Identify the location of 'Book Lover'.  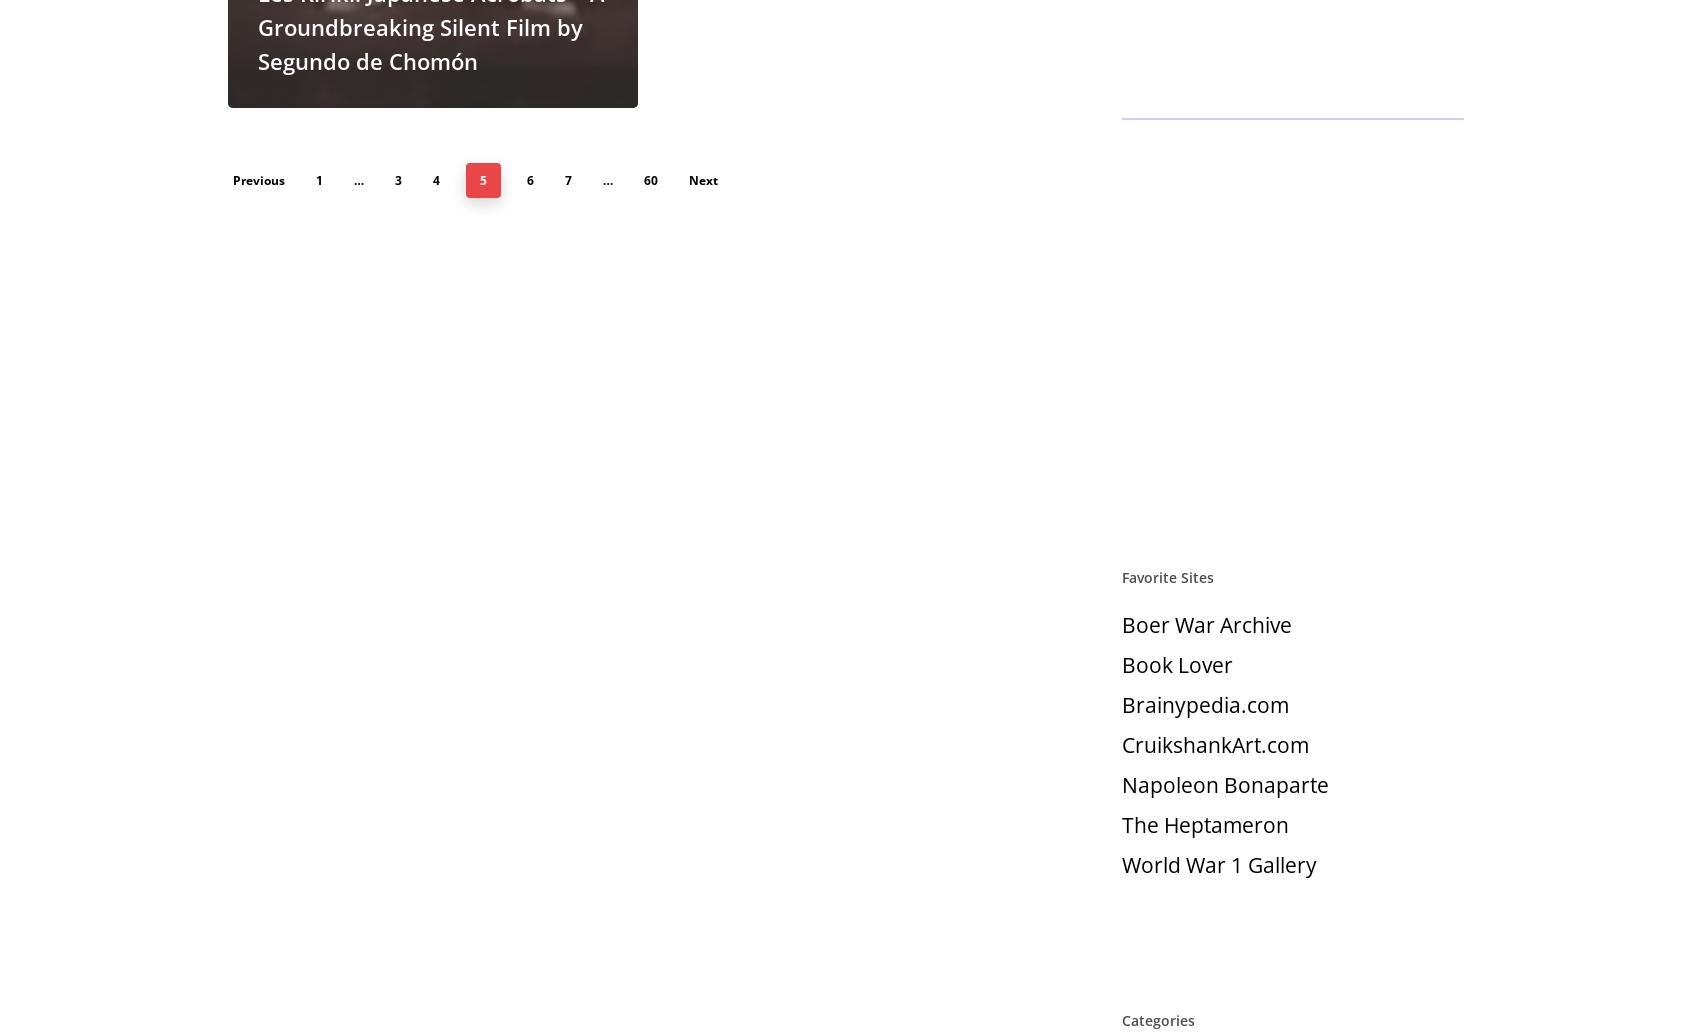
(1176, 664).